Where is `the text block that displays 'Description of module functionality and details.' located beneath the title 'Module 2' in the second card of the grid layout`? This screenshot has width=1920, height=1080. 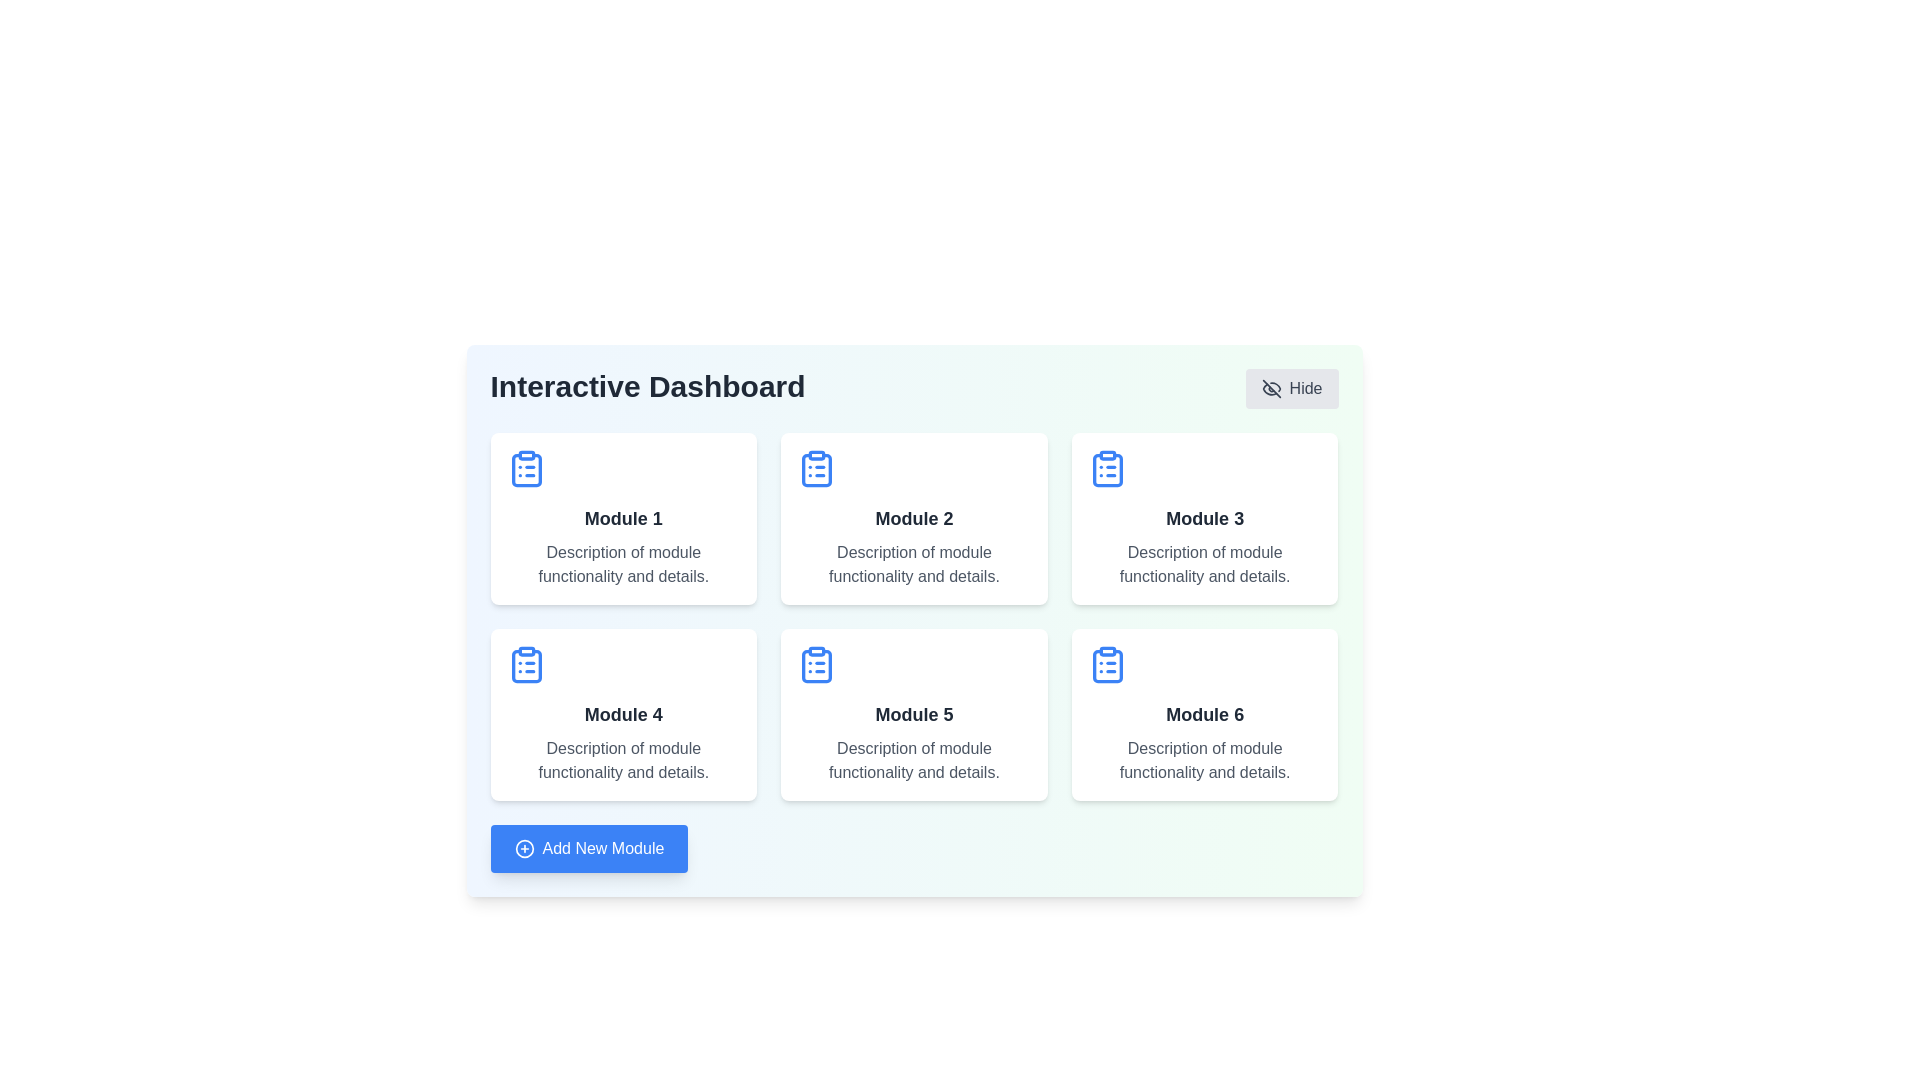
the text block that displays 'Description of module functionality and details.' located beneath the title 'Module 2' in the second card of the grid layout is located at coordinates (913, 564).